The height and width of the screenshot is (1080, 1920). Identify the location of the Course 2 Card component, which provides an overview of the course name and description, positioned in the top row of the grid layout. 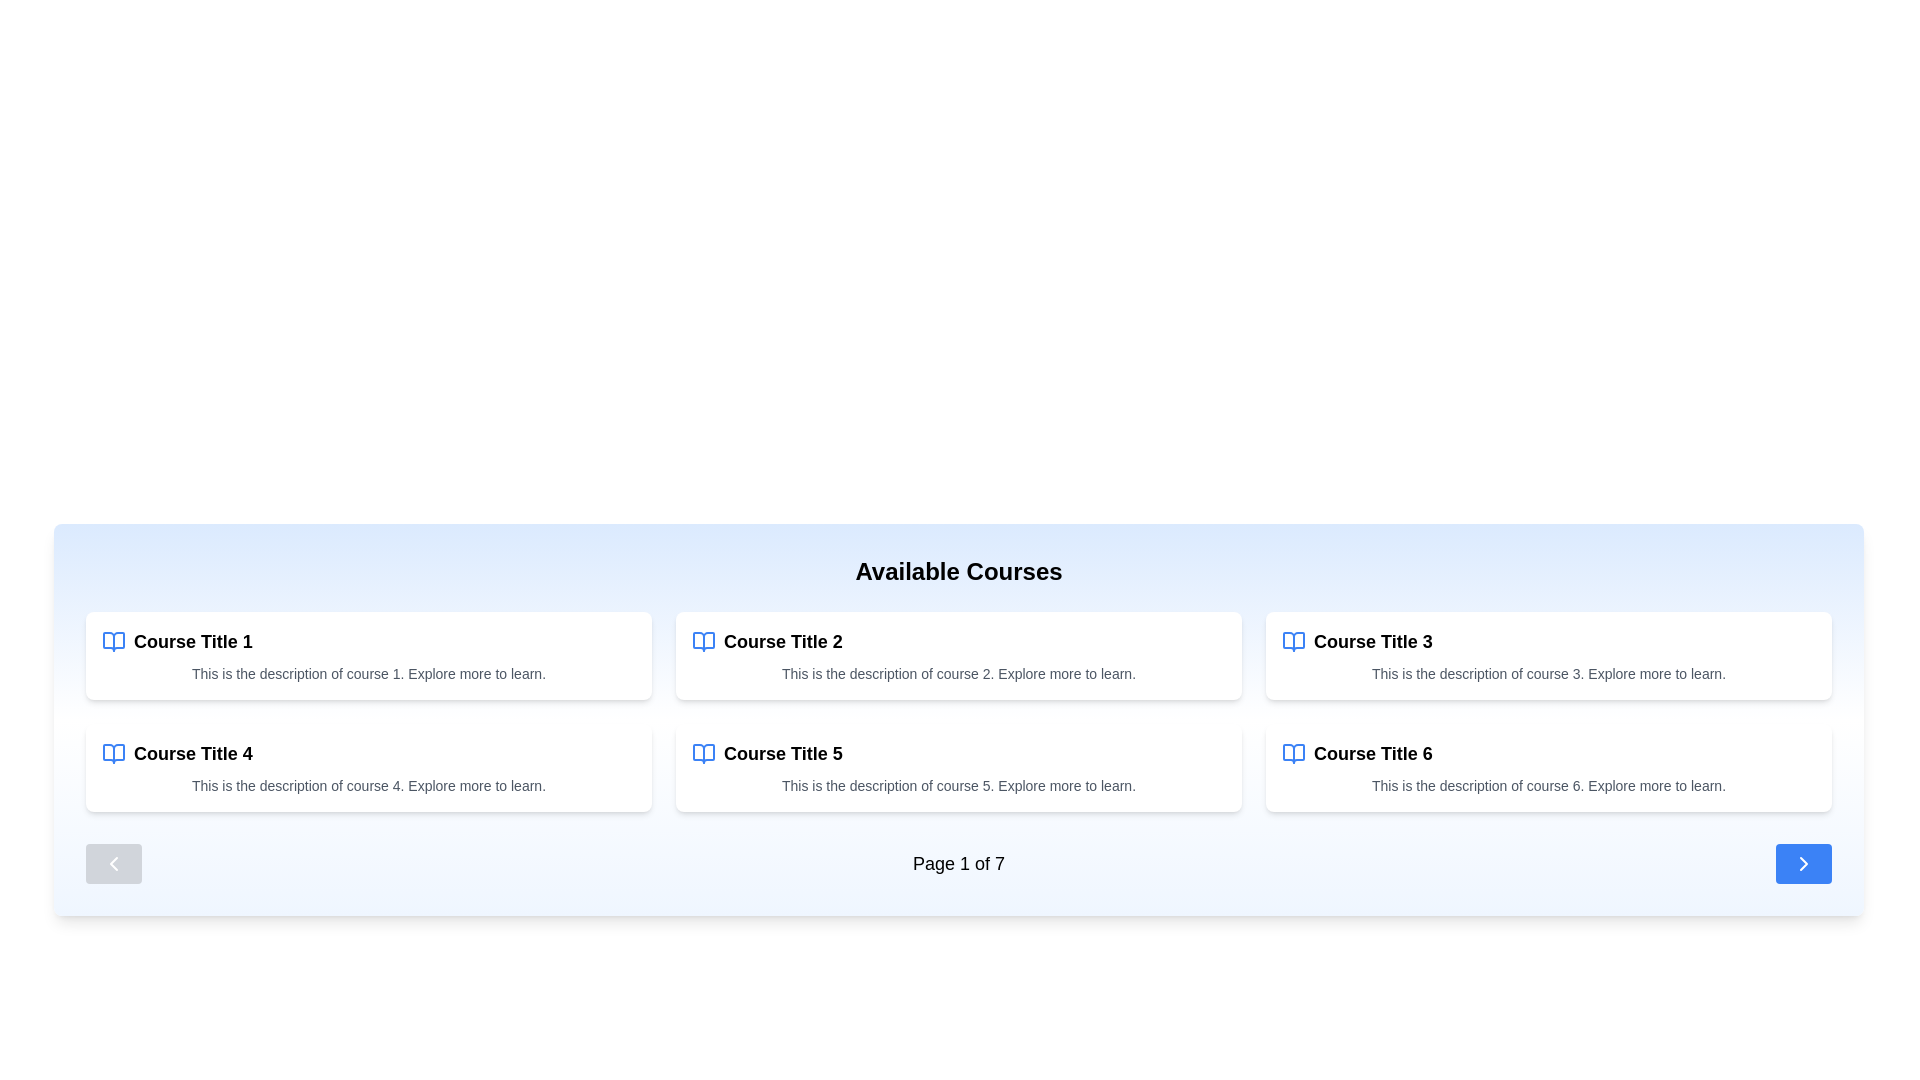
(958, 655).